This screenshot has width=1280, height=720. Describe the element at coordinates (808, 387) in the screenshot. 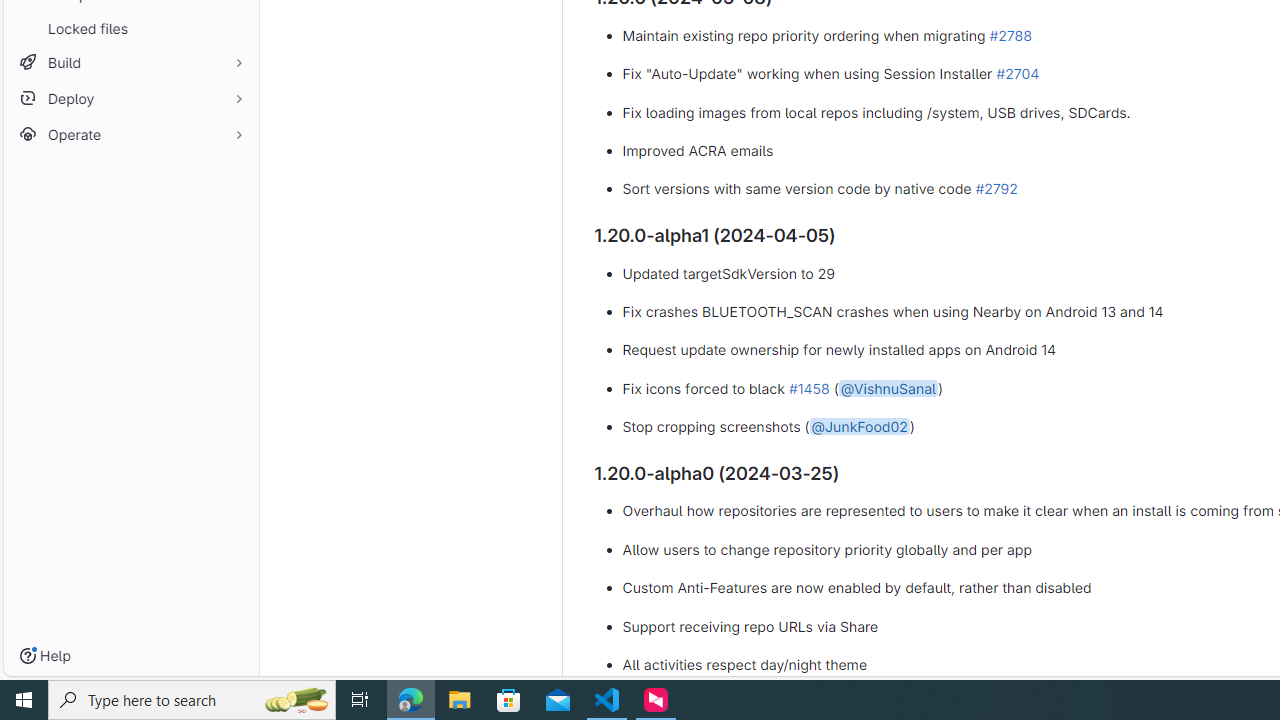

I see `'#1458'` at that location.